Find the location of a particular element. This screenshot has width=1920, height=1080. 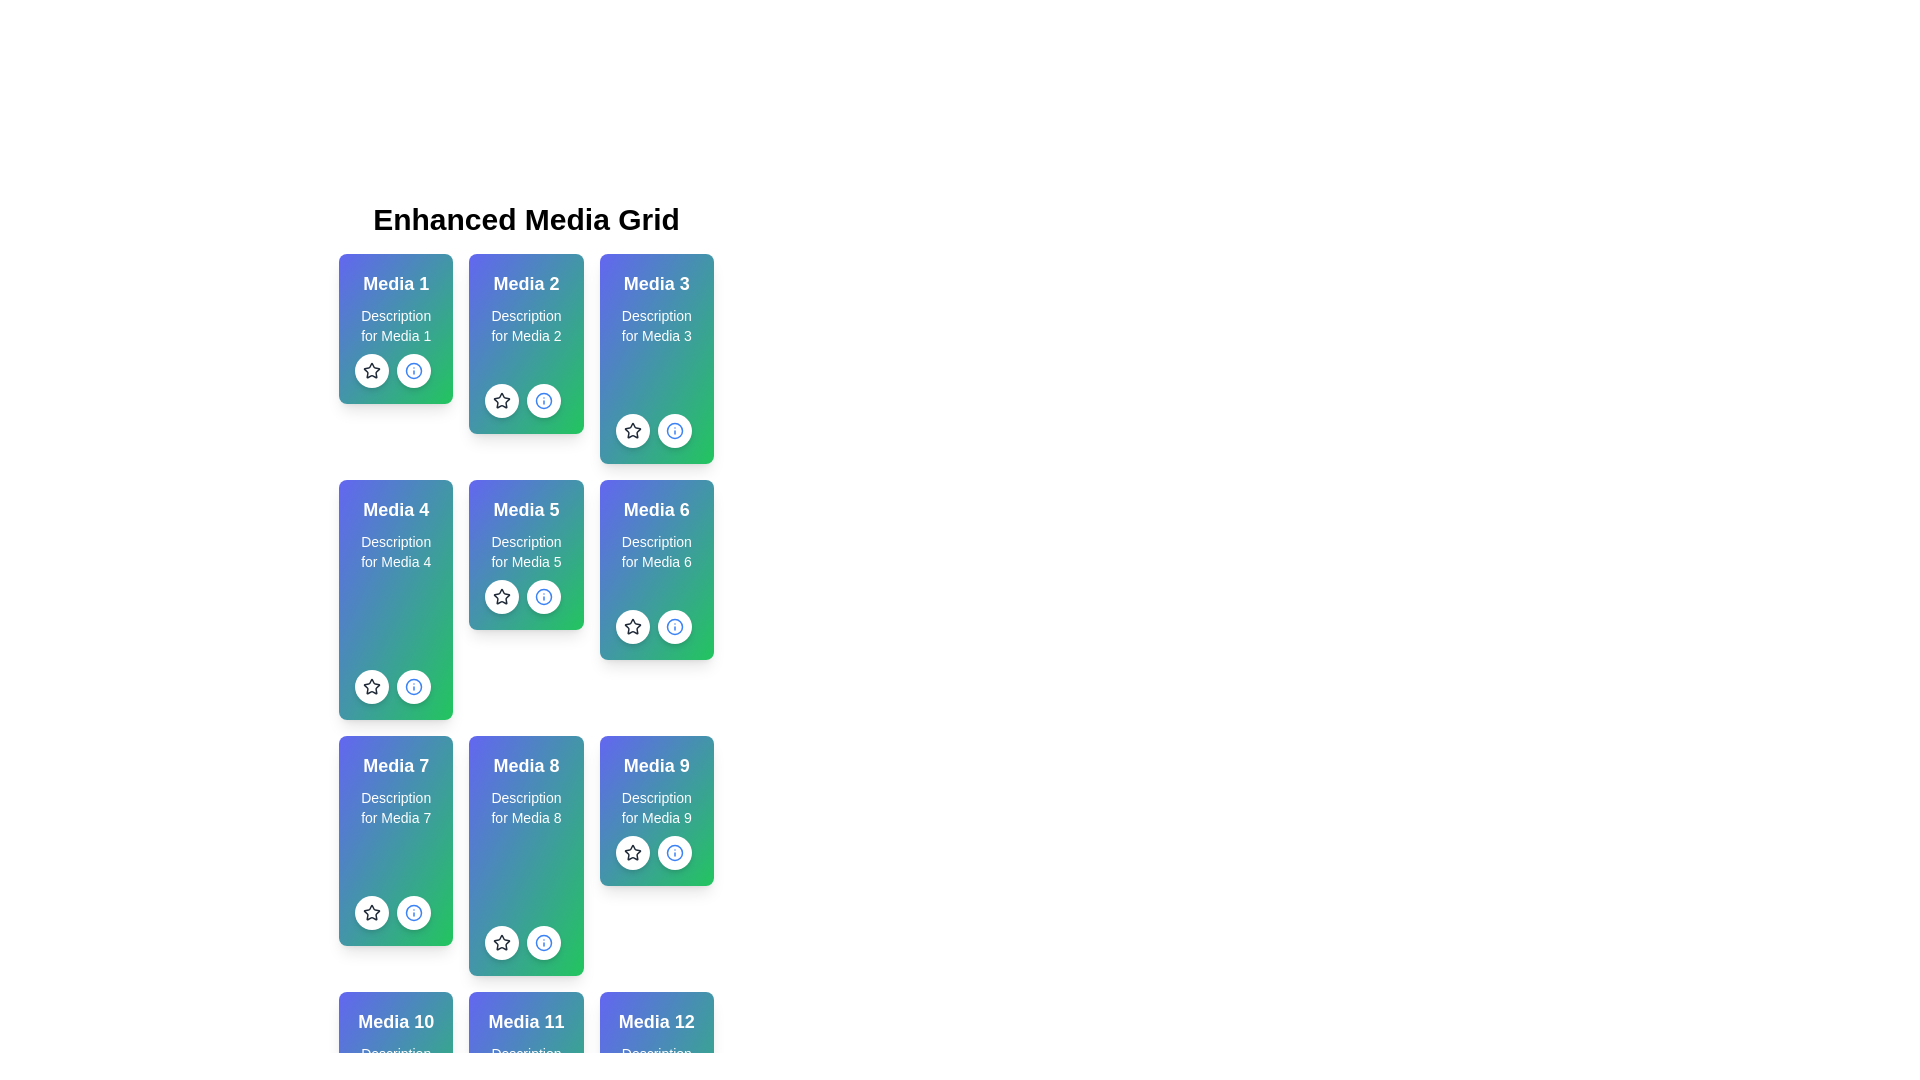

the text label element that reads 'Description for Media 6', which is styled in small white font and located below the heading 'Media 6' within a gradient background card is located at coordinates (656, 551).